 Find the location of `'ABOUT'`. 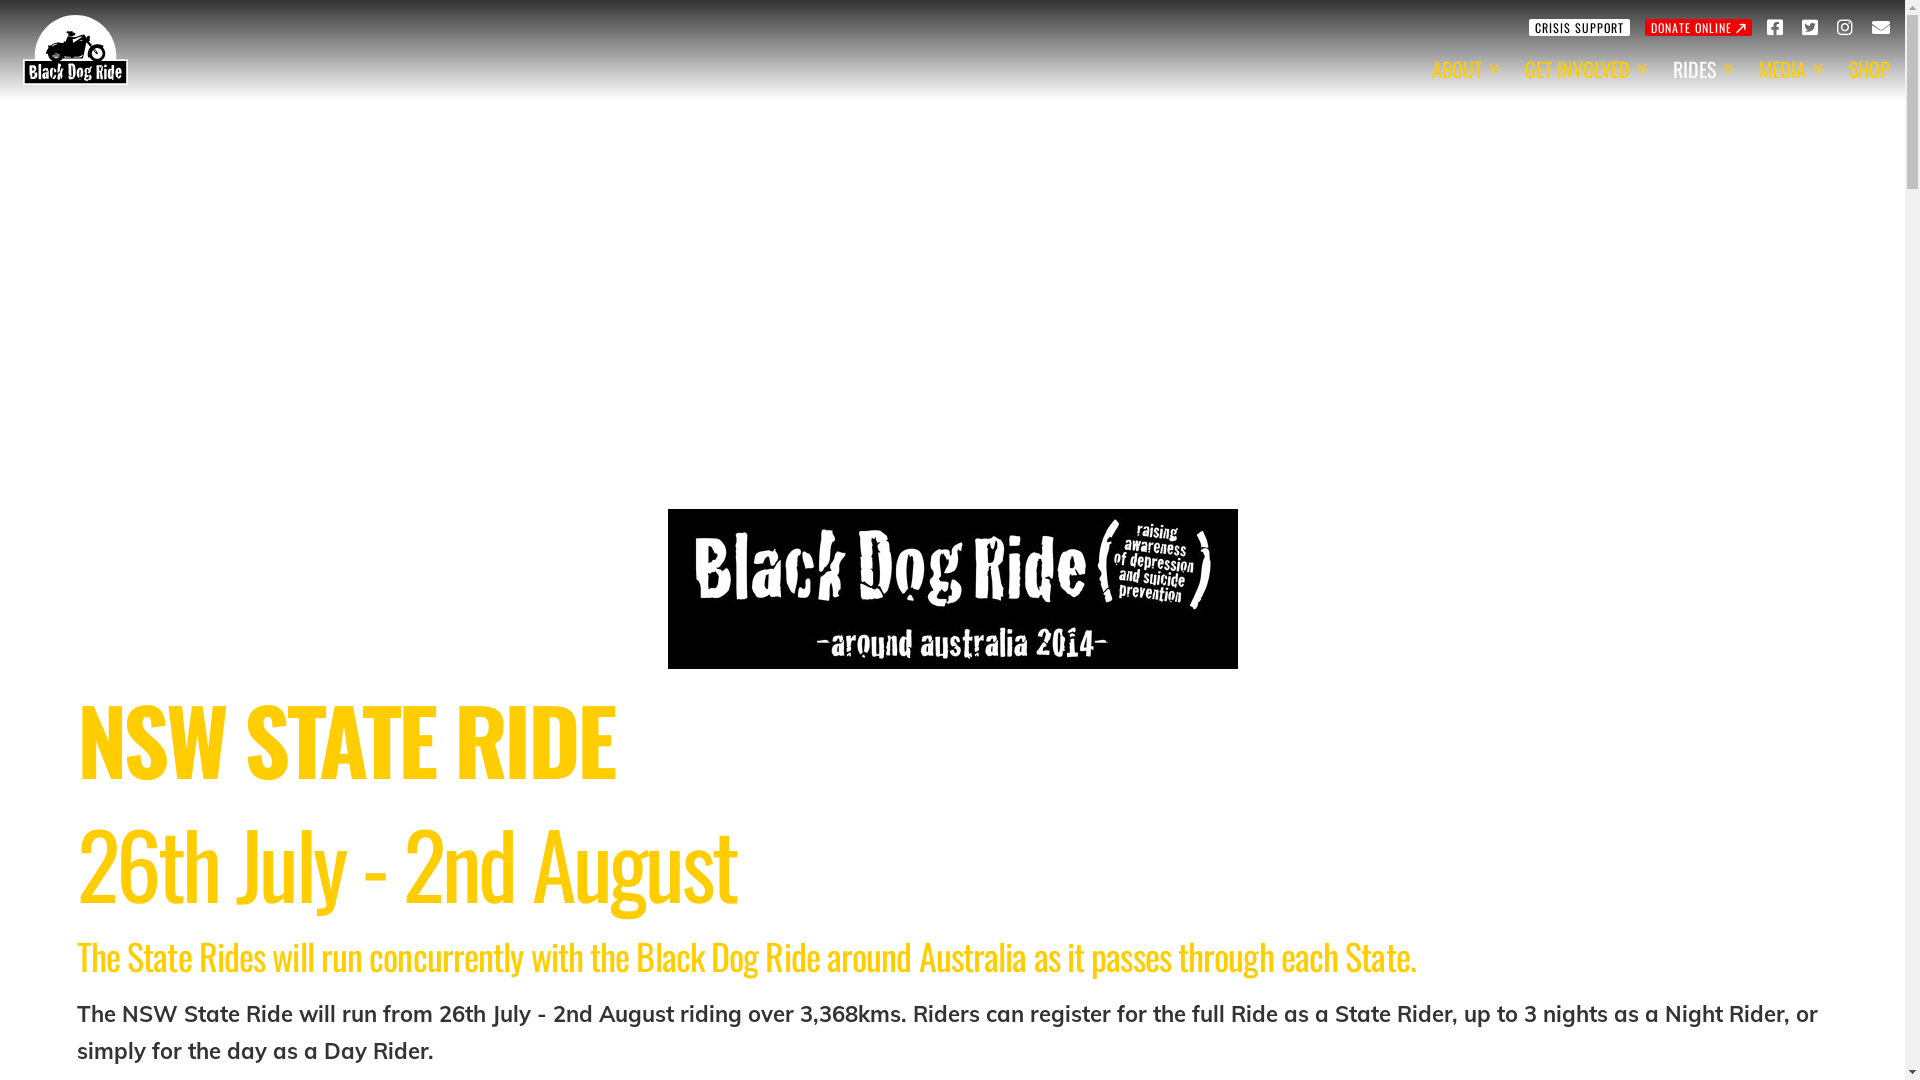

'ABOUT' is located at coordinates (1415, 68).